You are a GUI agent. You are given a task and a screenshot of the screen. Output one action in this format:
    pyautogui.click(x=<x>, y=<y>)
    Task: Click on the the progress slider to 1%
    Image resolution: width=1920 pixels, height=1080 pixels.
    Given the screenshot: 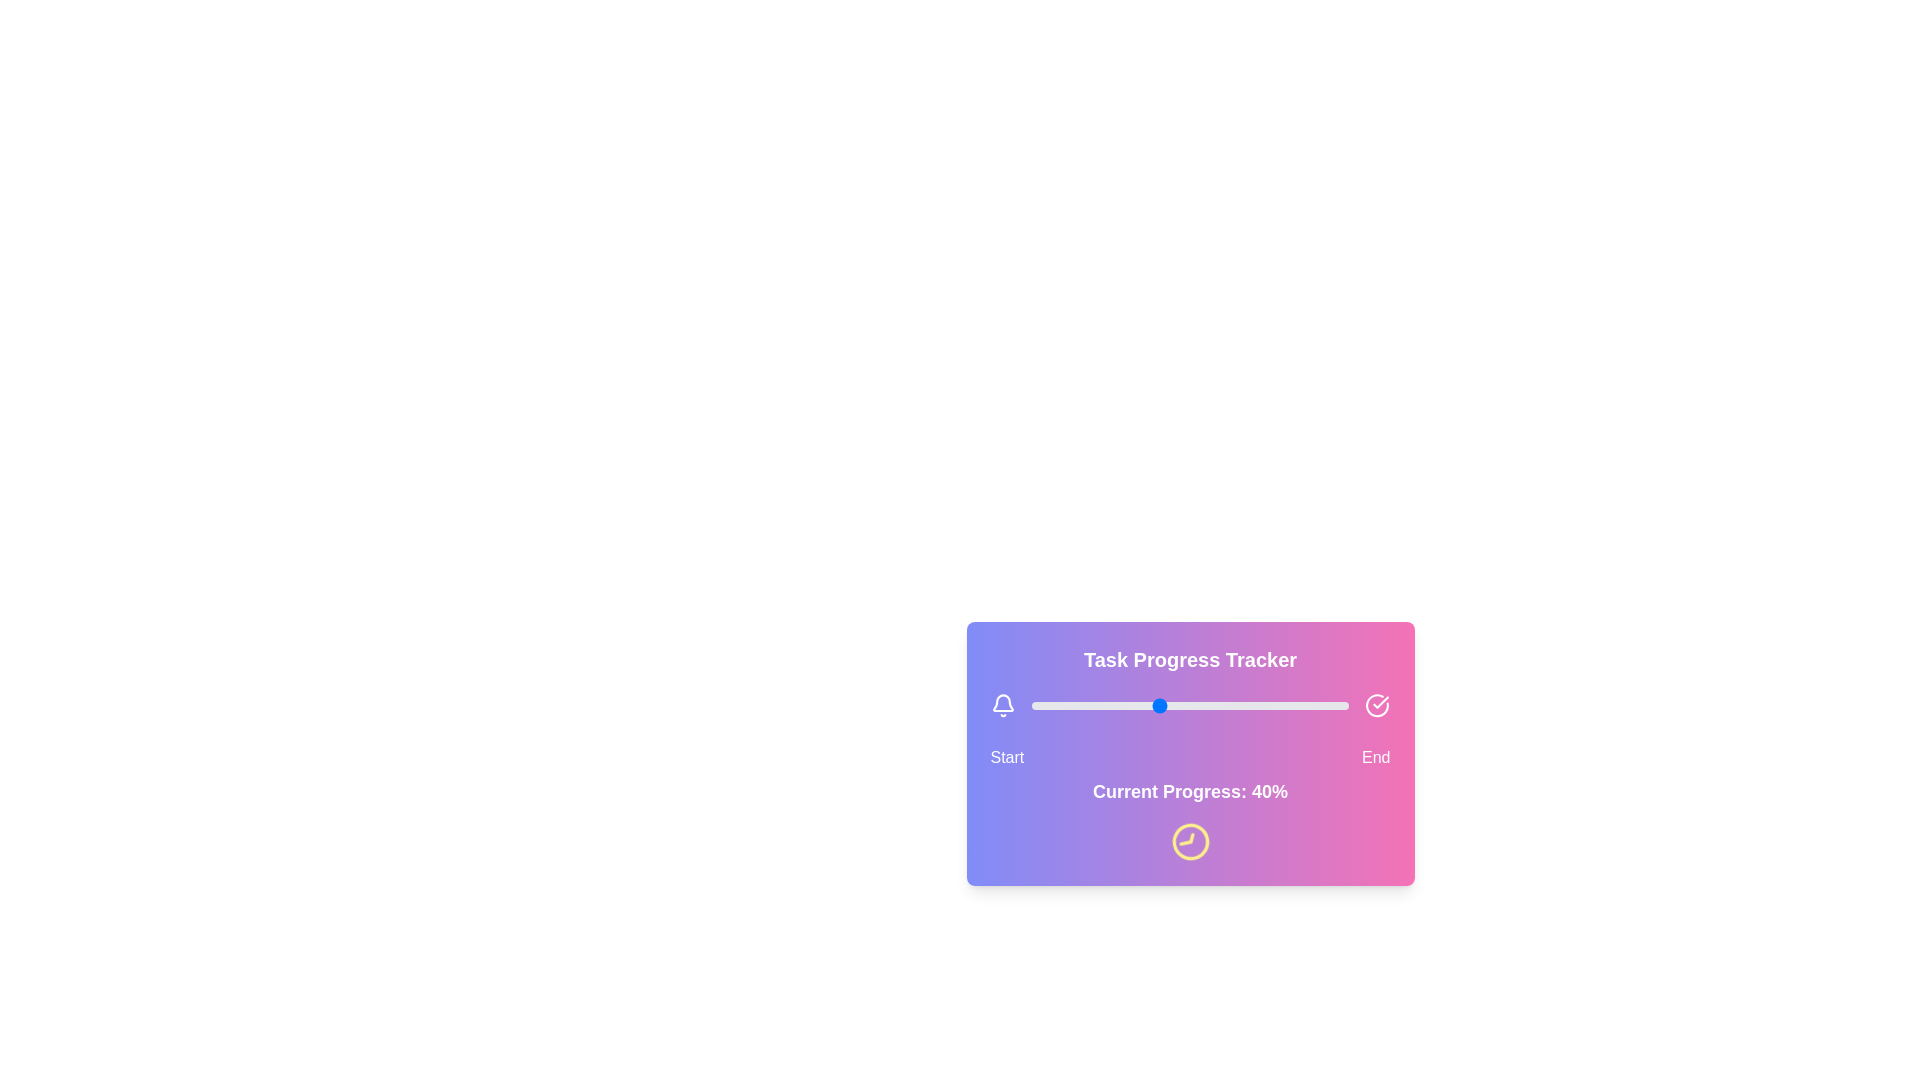 What is the action you would take?
    pyautogui.click(x=1035, y=704)
    